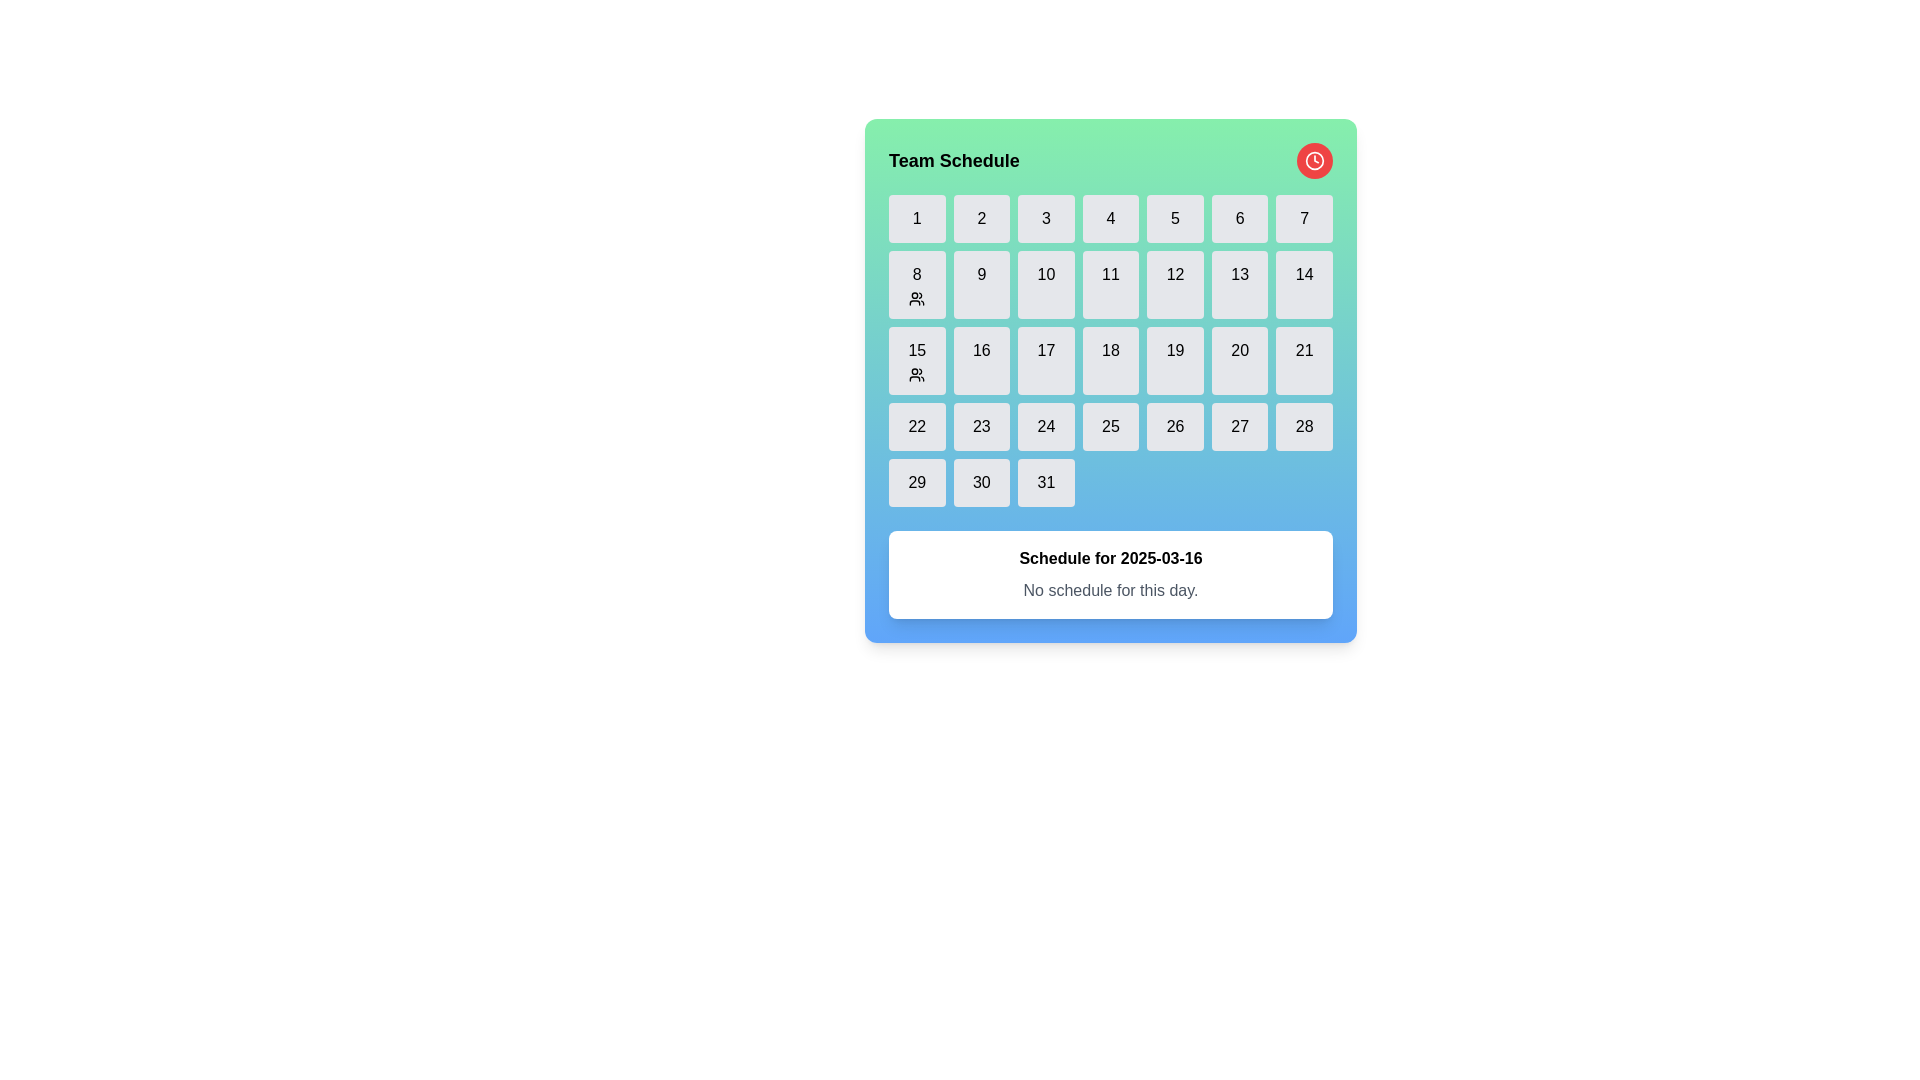 This screenshot has height=1080, width=1920. I want to click on the icon located at the bottom center of the calendar cell marked with the date '15' in the schedule grid, which indicates assigned users or group-related details, so click(916, 374).